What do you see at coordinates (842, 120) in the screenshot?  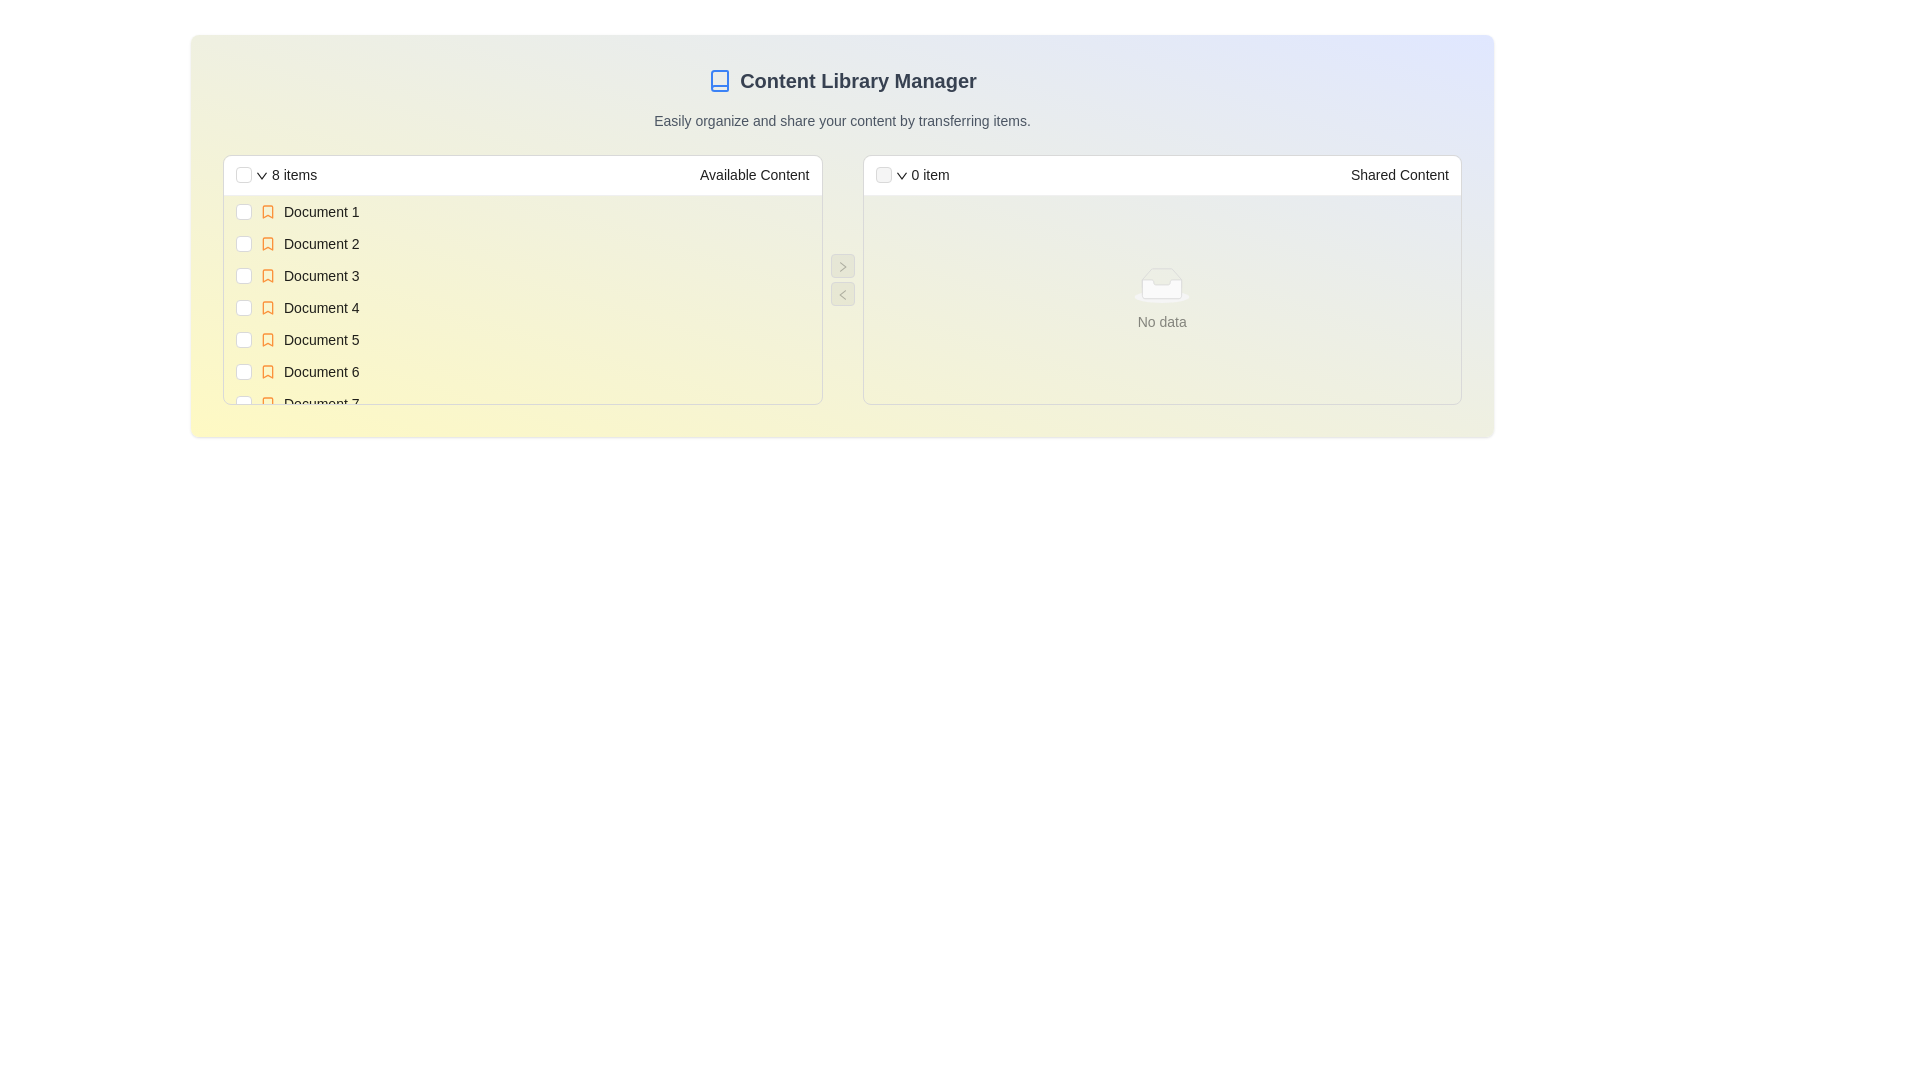 I see `the informative text display located centrally beneath the heading 'Content Library Manager' in the header section` at bounding box center [842, 120].